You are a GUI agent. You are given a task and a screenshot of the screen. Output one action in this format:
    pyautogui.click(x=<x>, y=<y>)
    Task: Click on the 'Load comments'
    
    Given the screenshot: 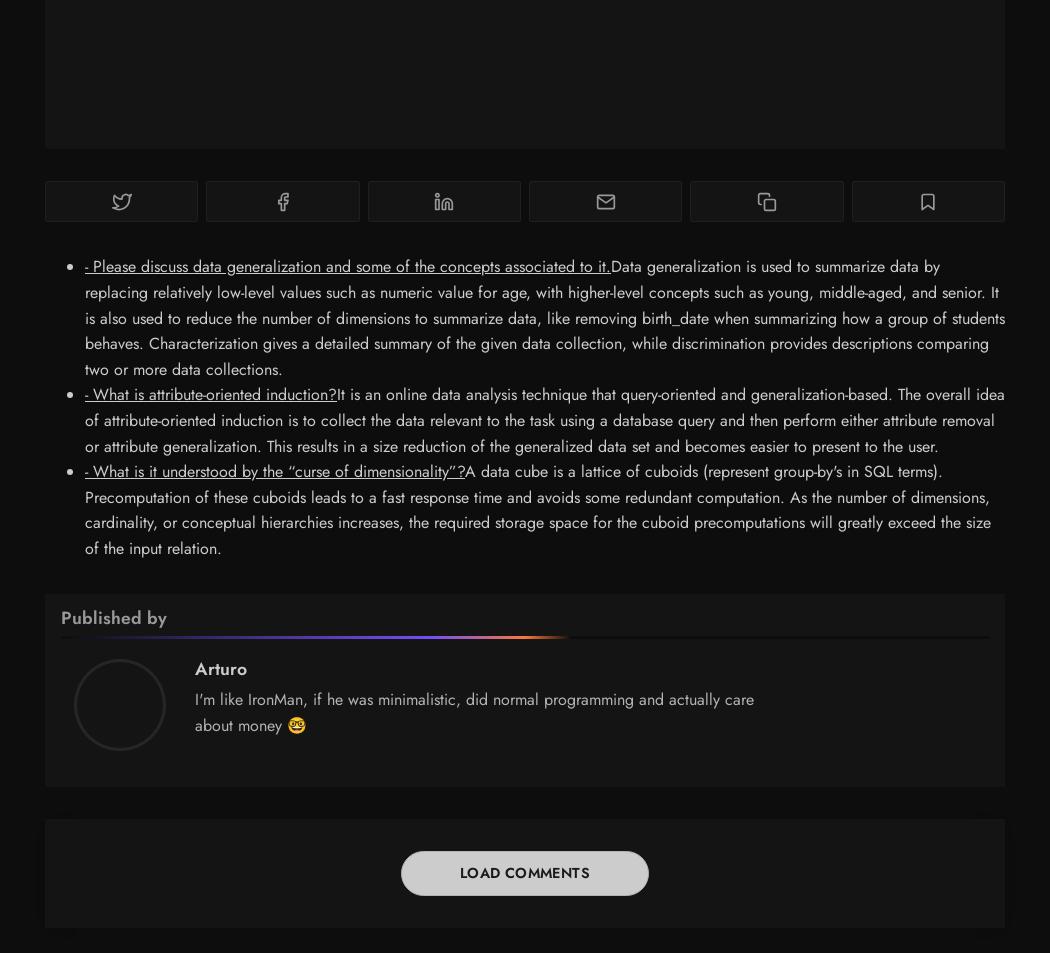 What is the action you would take?
    pyautogui.click(x=523, y=873)
    